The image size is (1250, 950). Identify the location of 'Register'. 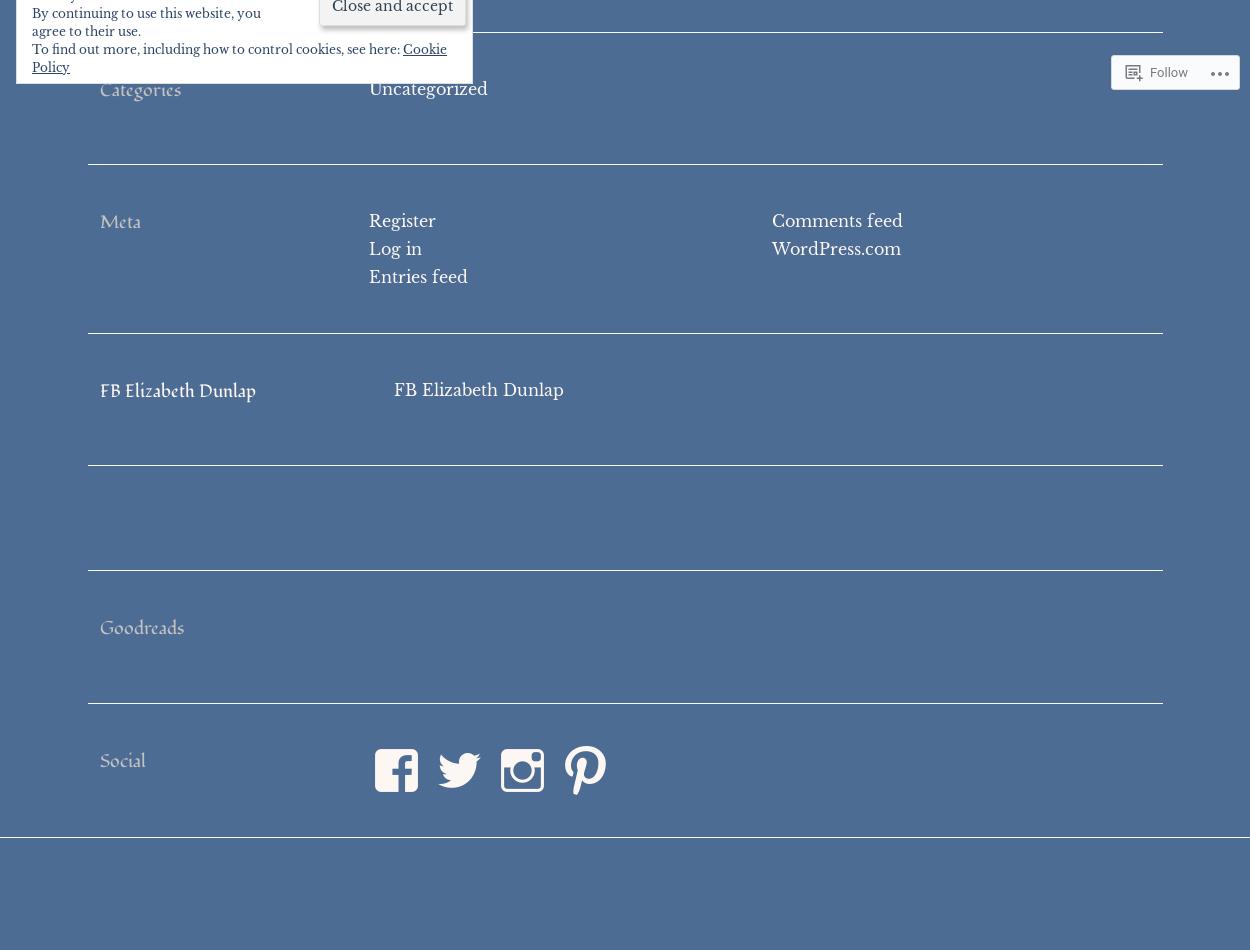
(367, 220).